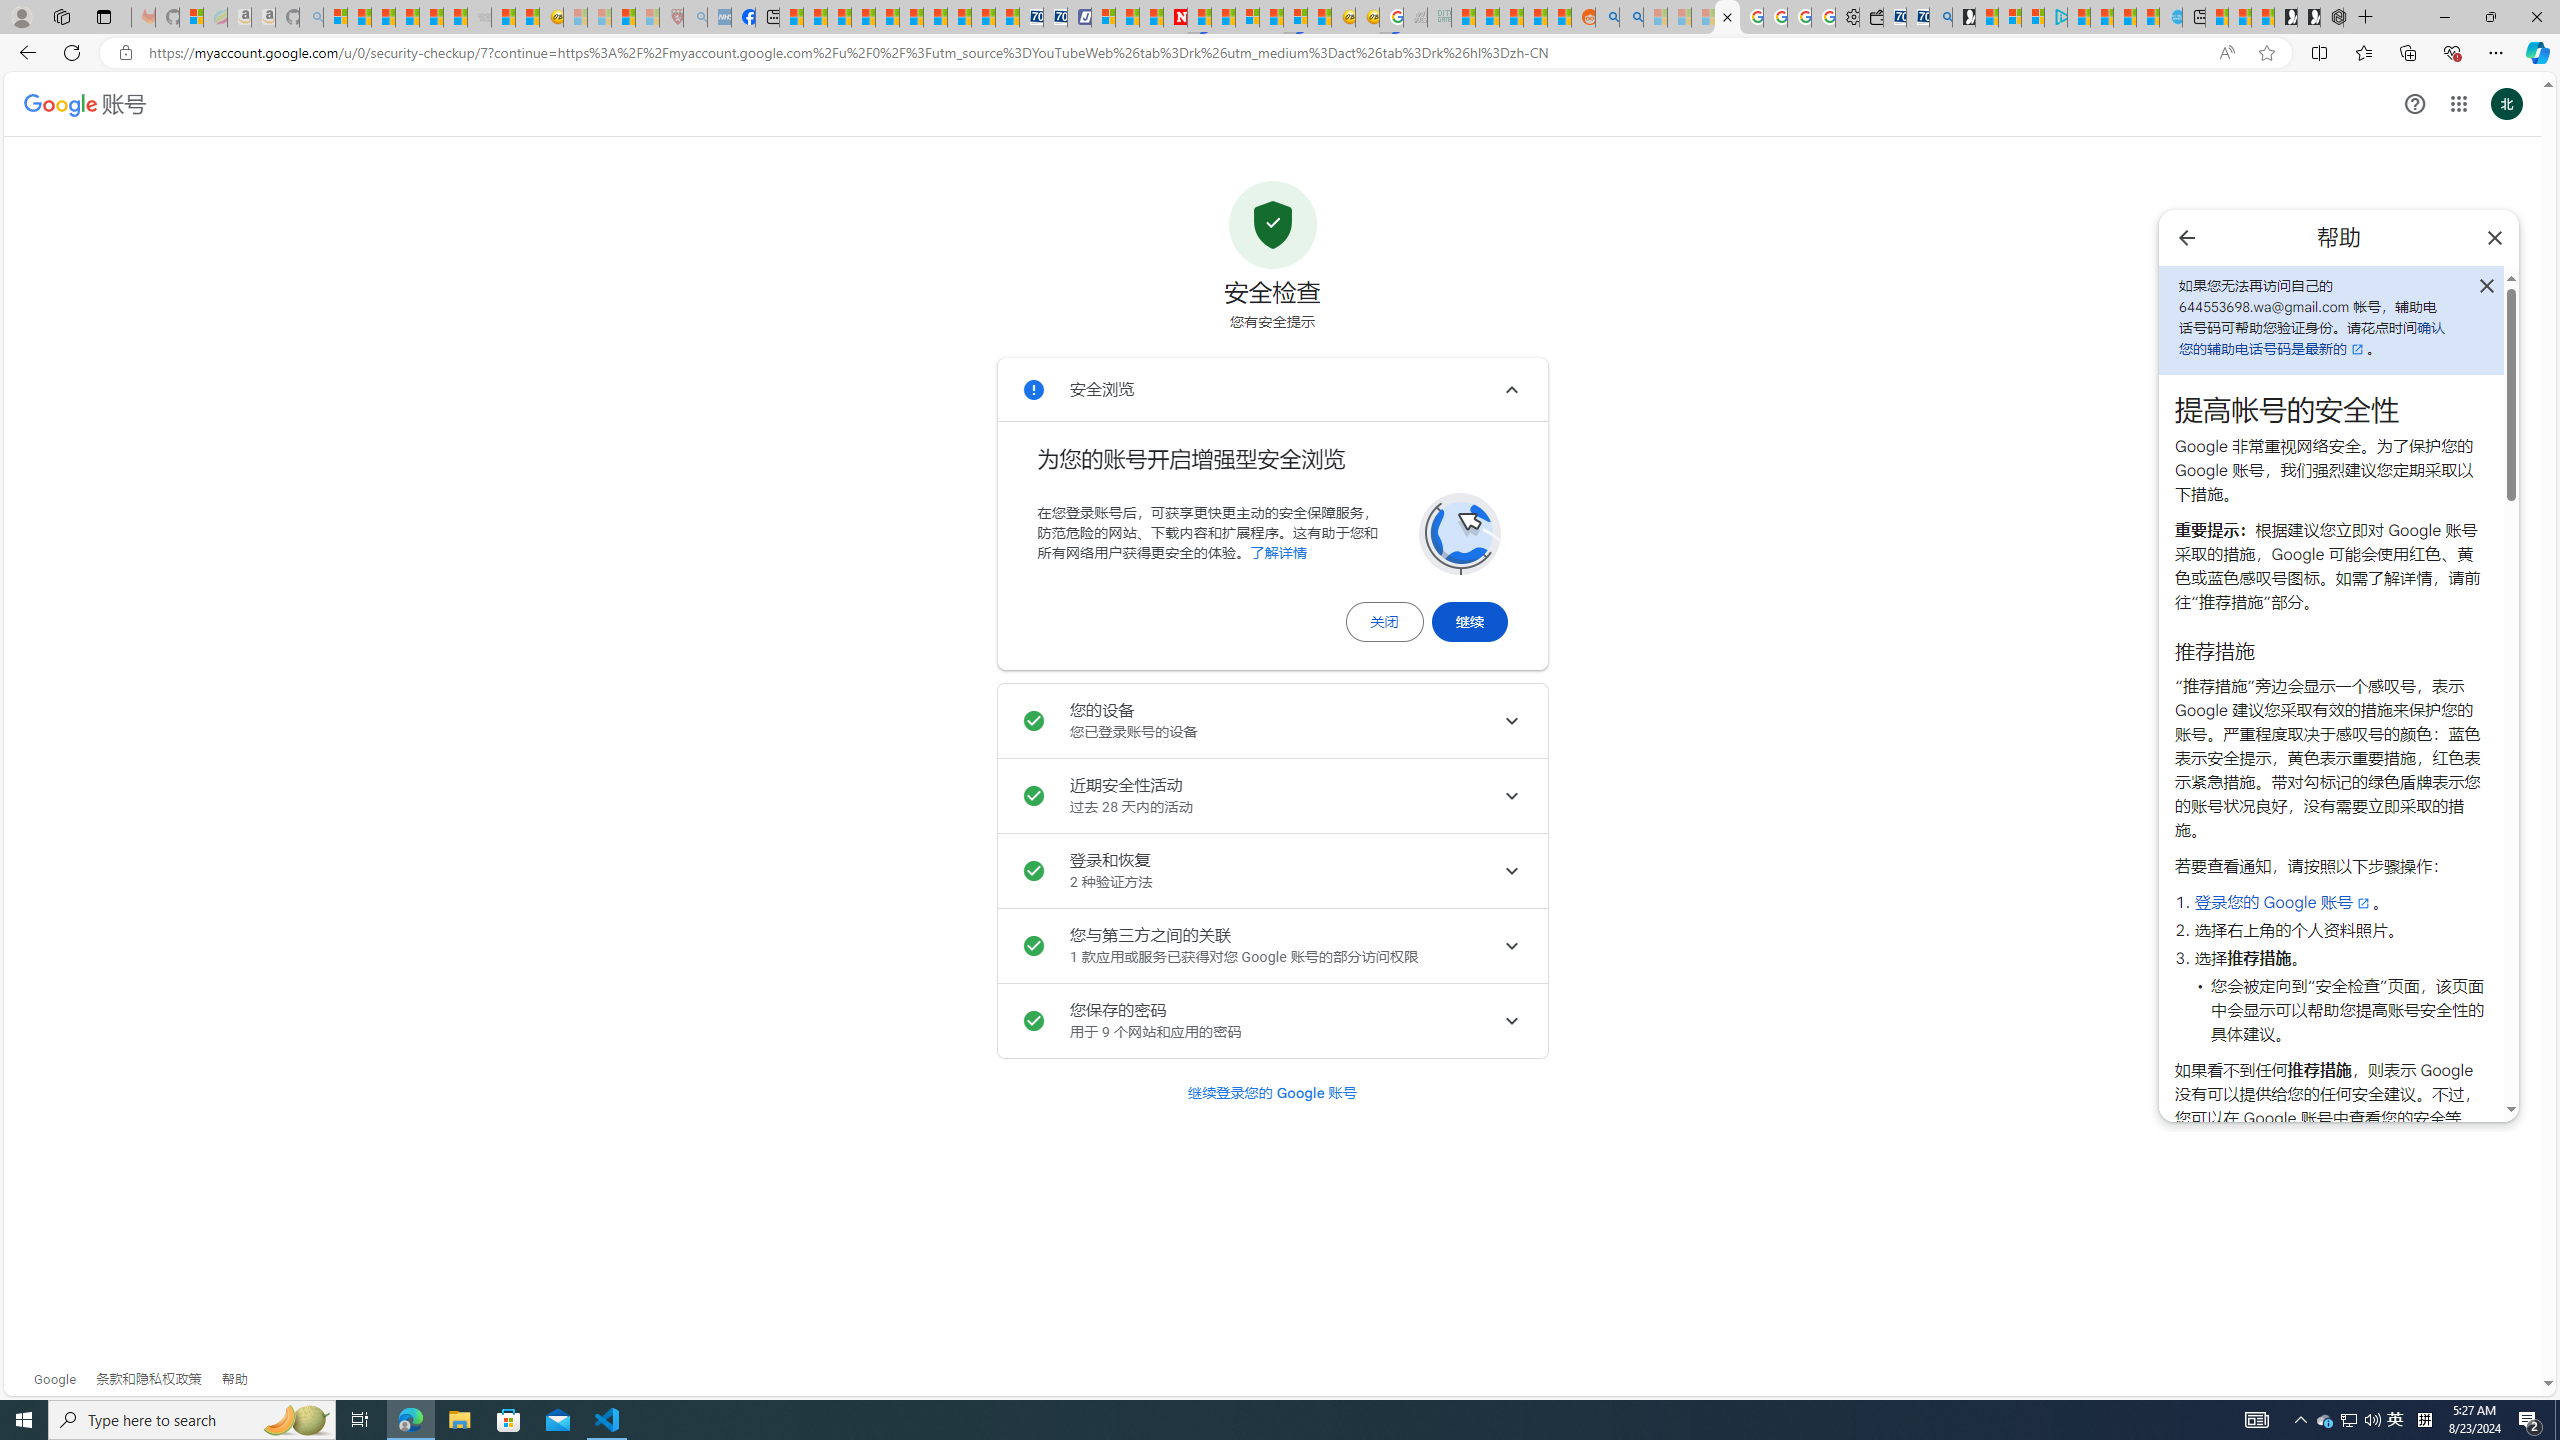  Describe the element at coordinates (383, 16) in the screenshot. I see `'The Weather Channel - MSN'` at that location.